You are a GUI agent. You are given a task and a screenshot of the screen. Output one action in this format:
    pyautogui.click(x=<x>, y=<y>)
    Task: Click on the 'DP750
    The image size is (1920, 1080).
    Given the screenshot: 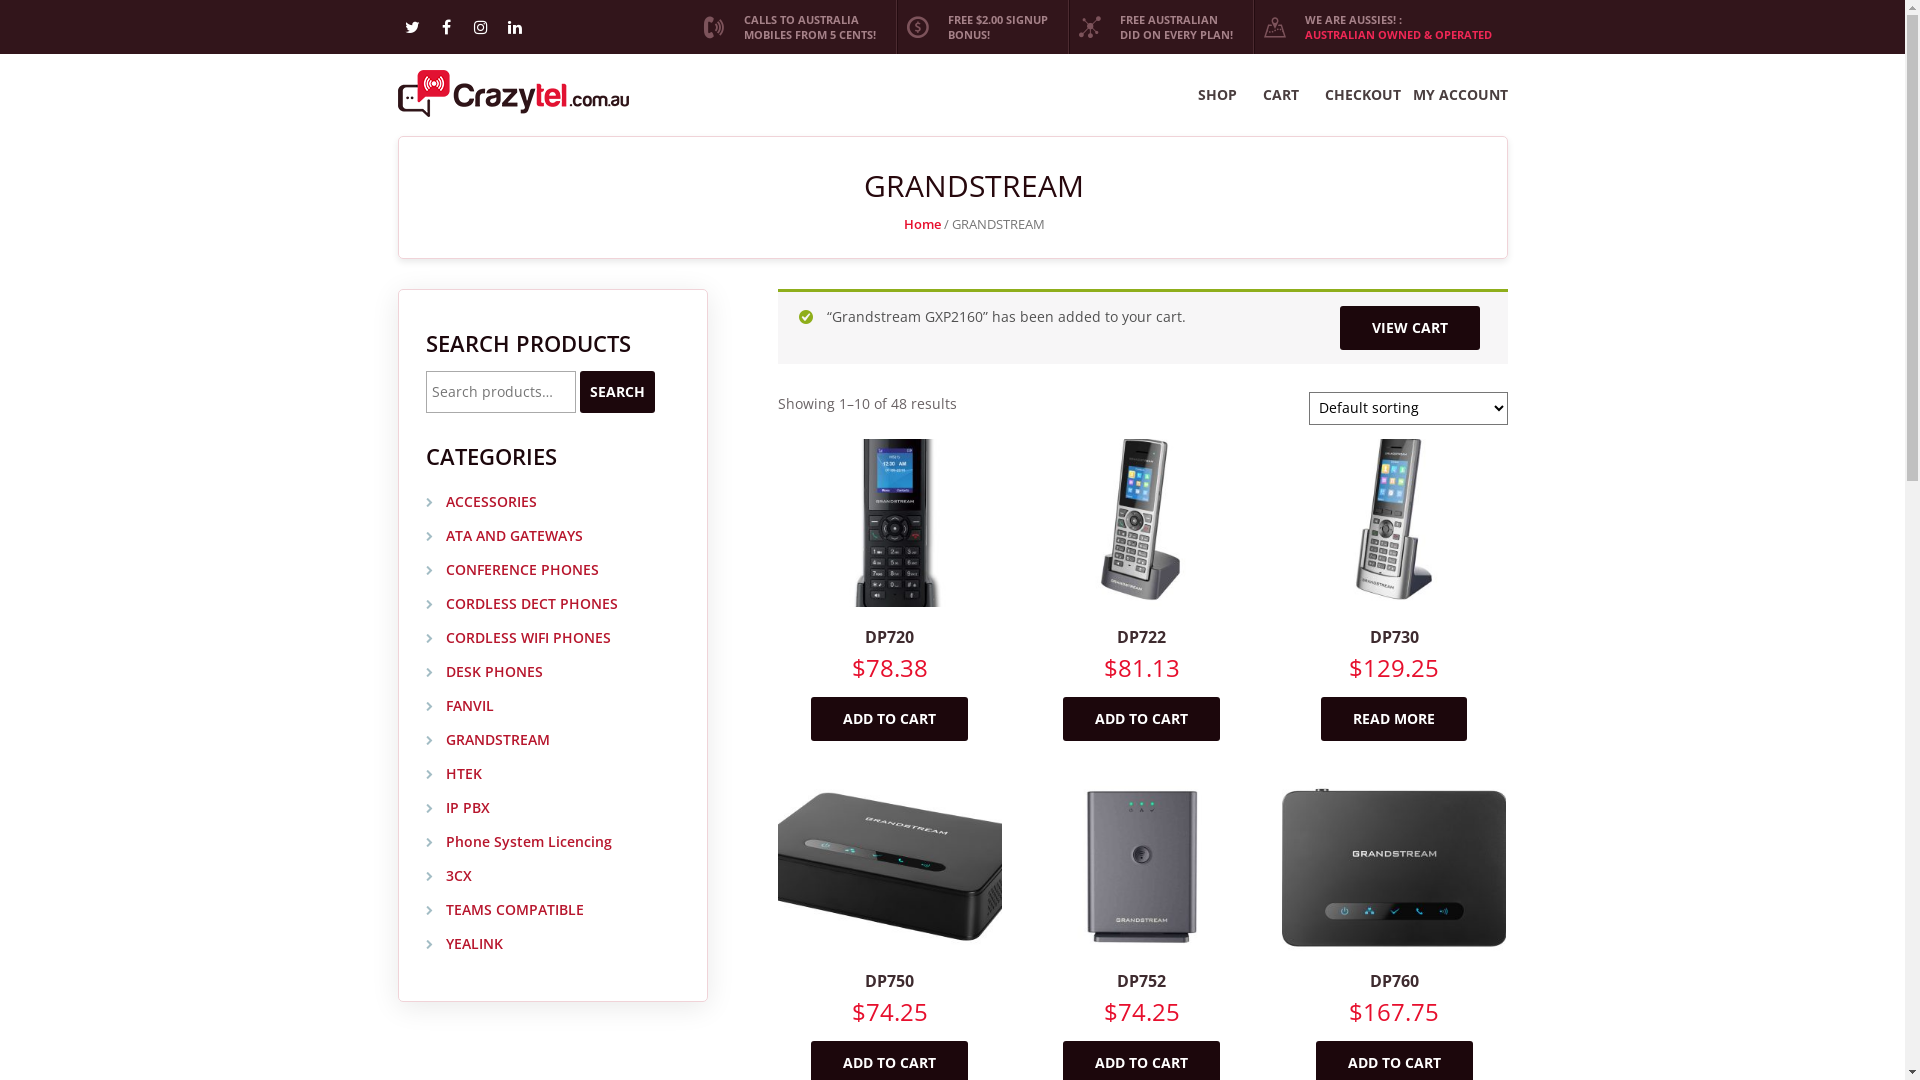 What is the action you would take?
    pyautogui.click(x=888, y=927)
    